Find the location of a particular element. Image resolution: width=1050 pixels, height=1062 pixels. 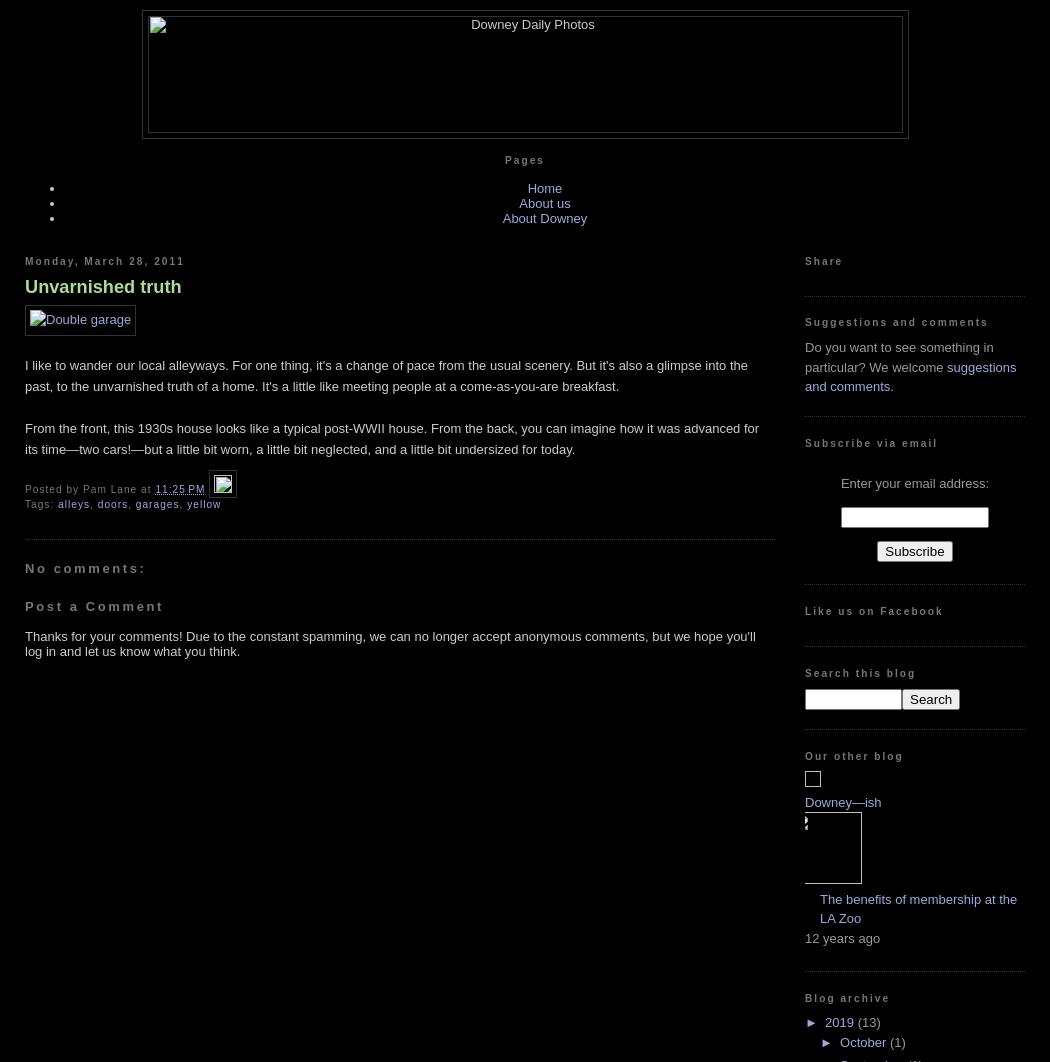

'About us' is located at coordinates (518, 203).